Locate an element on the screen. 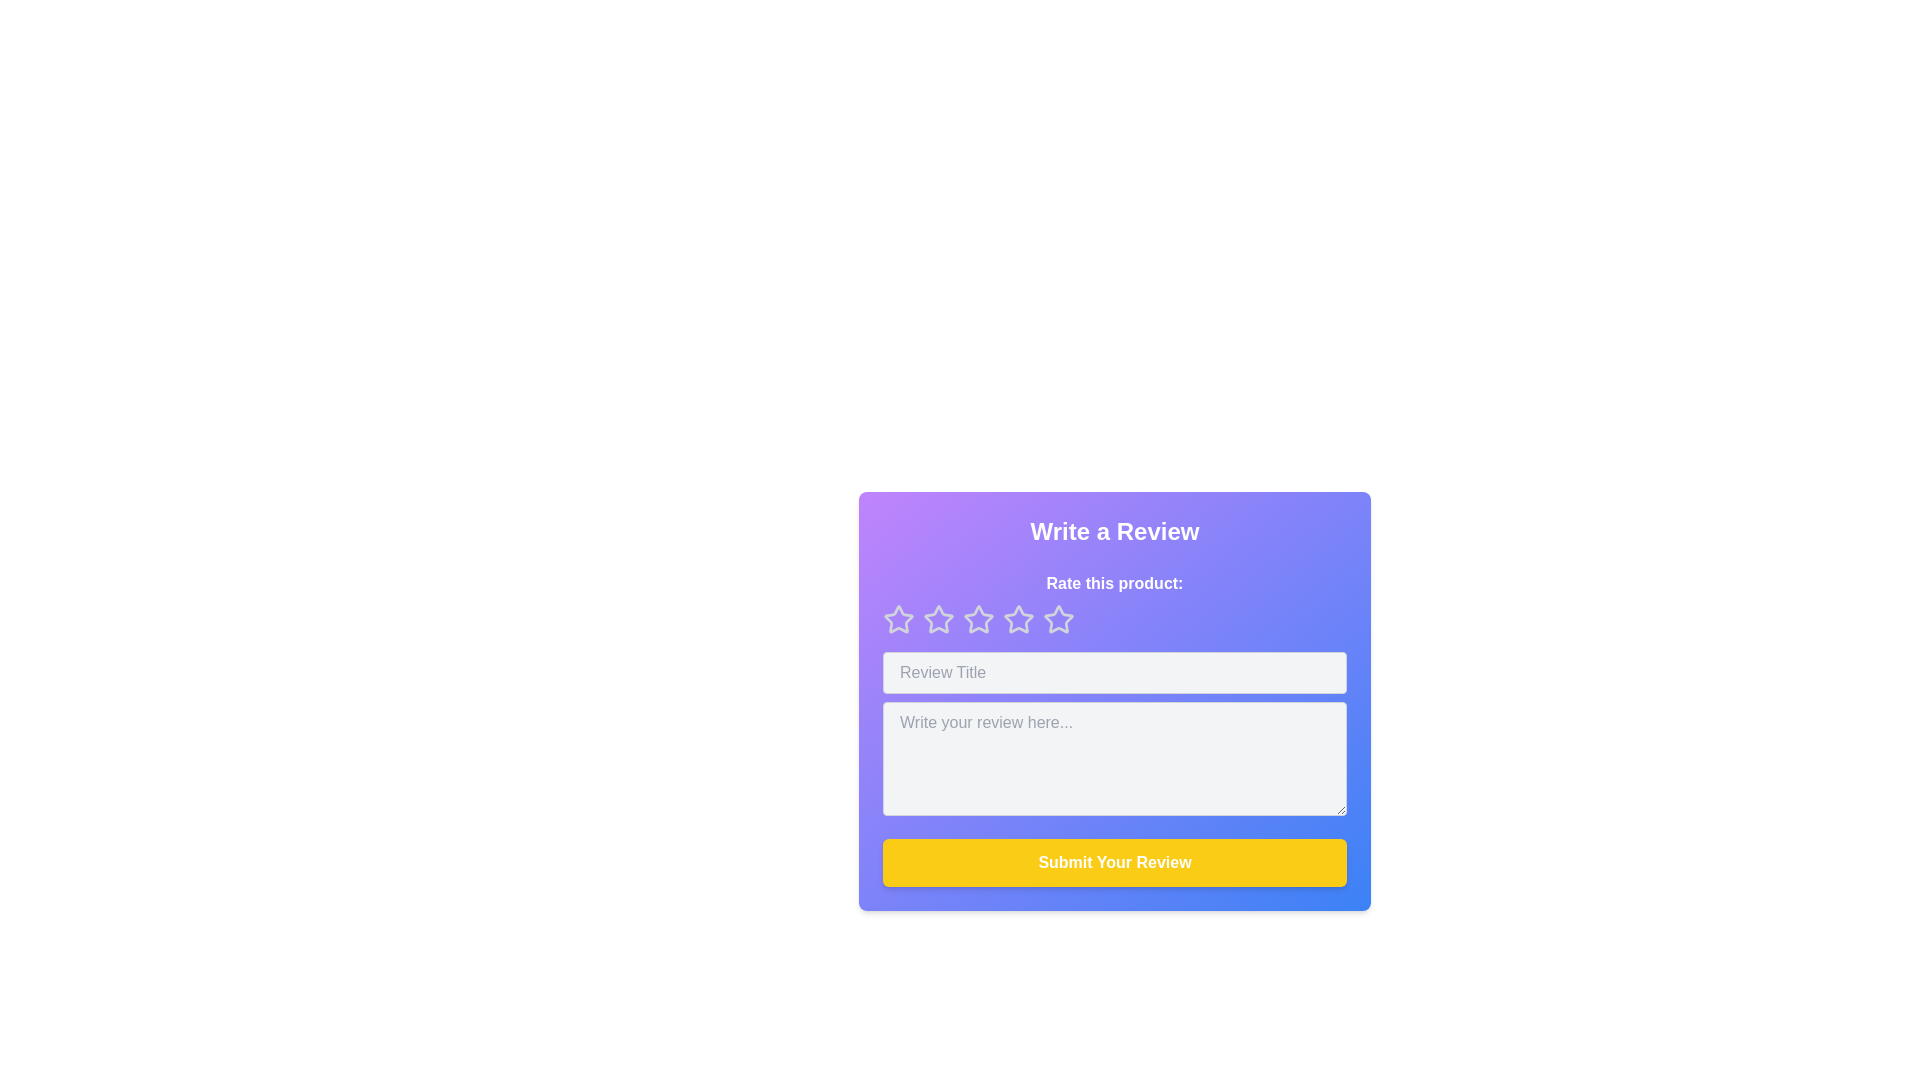 The width and height of the screenshot is (1920, 1080). the second star icon in the row of rating stars directly below the 'Rate this product:' text in the 'Write a Review' modal is located at coordinates (979, 618).